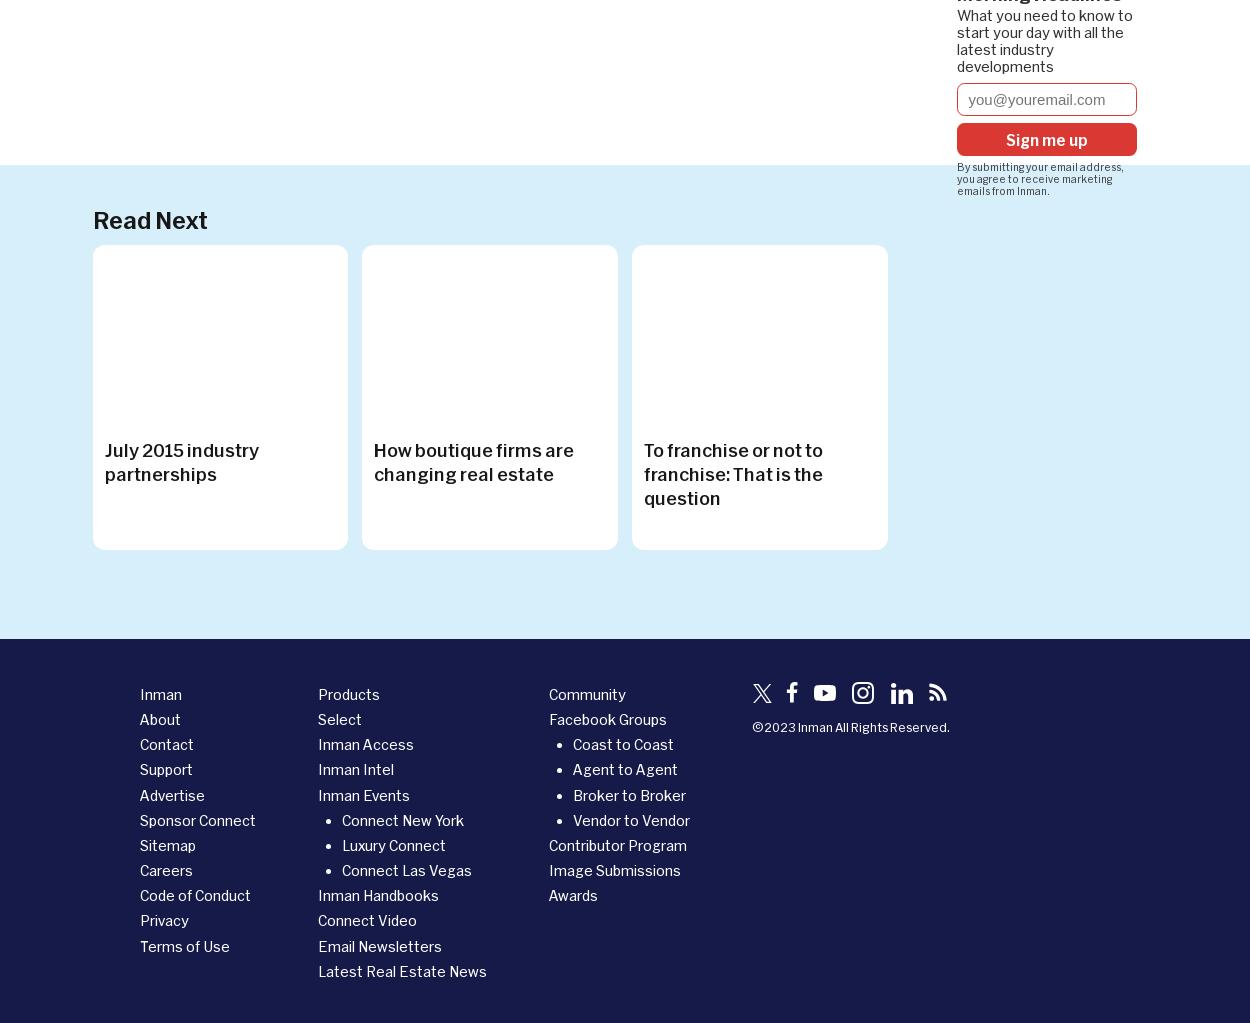  Describe the element at coordinates (166, 768) in the screenshot. I see `'Support'` at that location.